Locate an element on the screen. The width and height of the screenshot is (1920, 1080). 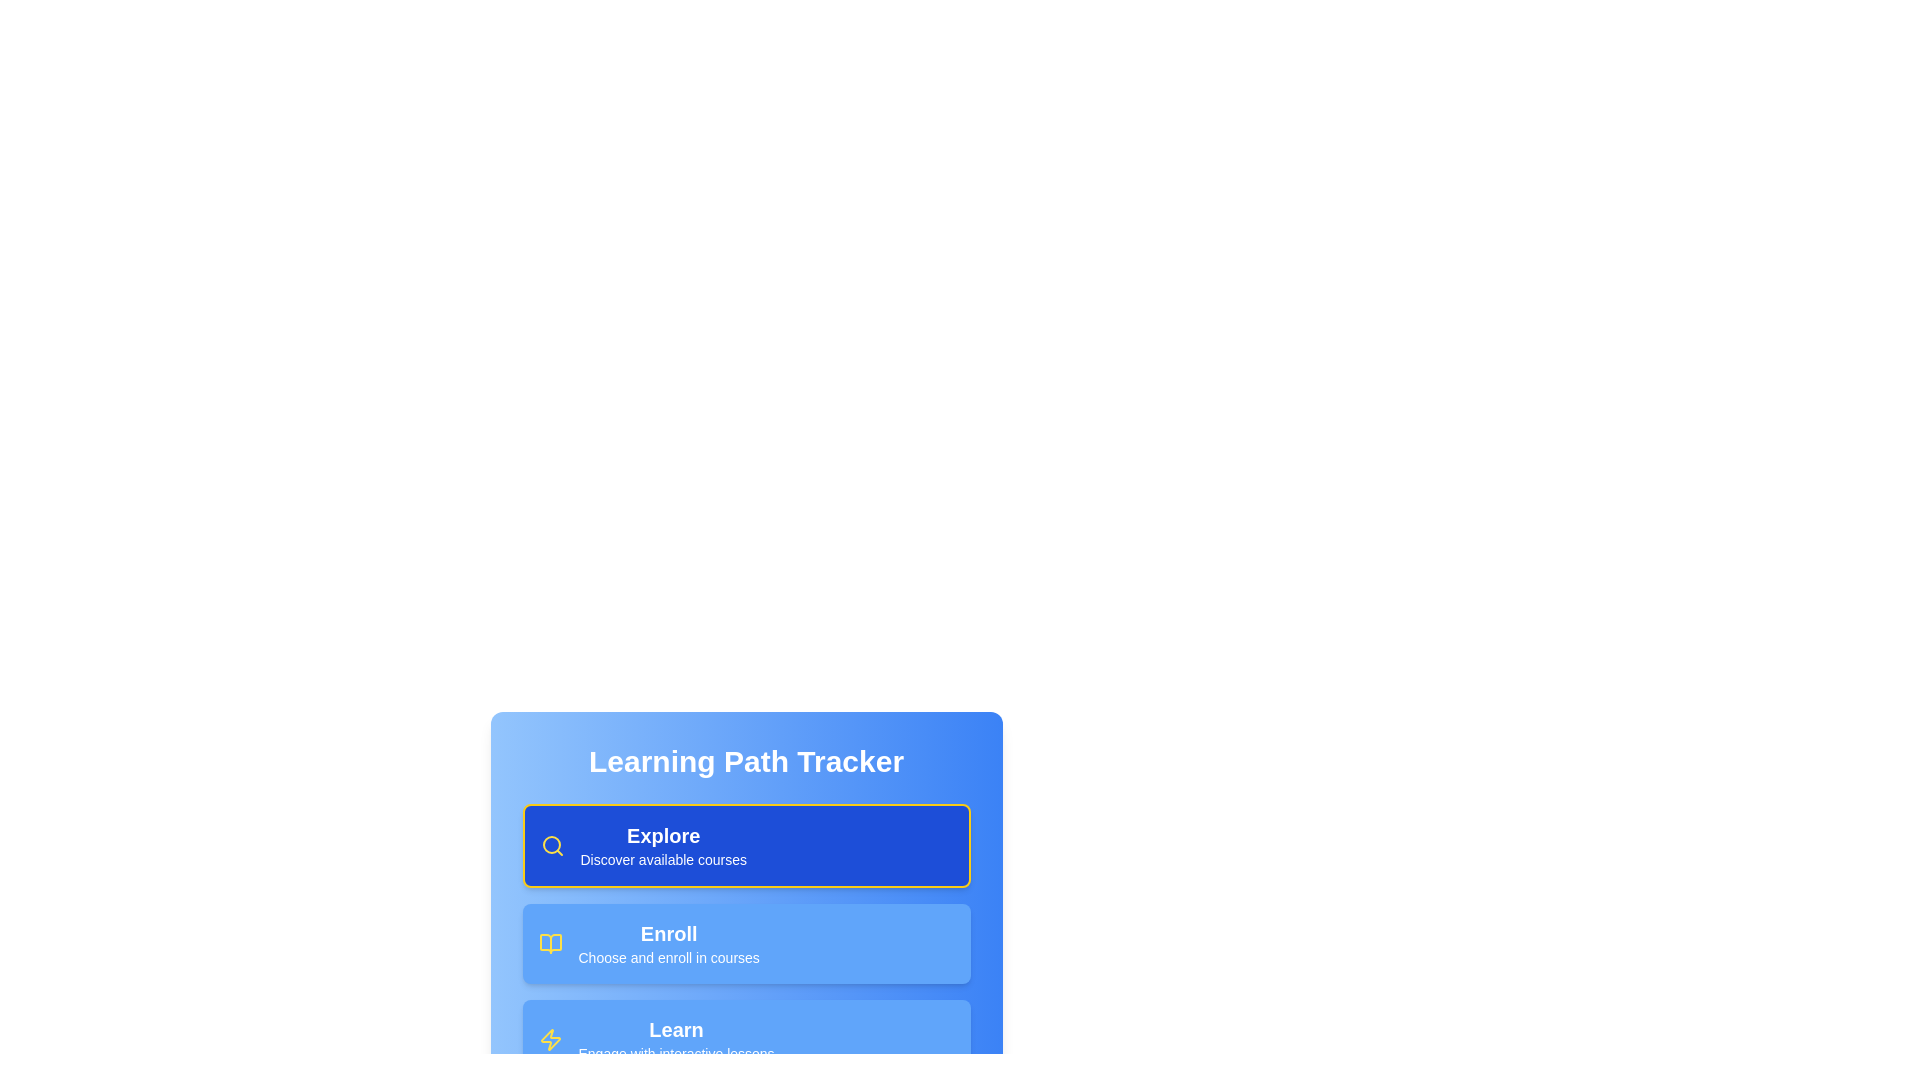
the 'Explore' text block, which is bold and larger, located above the 'Discover available courses' text, on a blue background is located at coordinates (663, 845).